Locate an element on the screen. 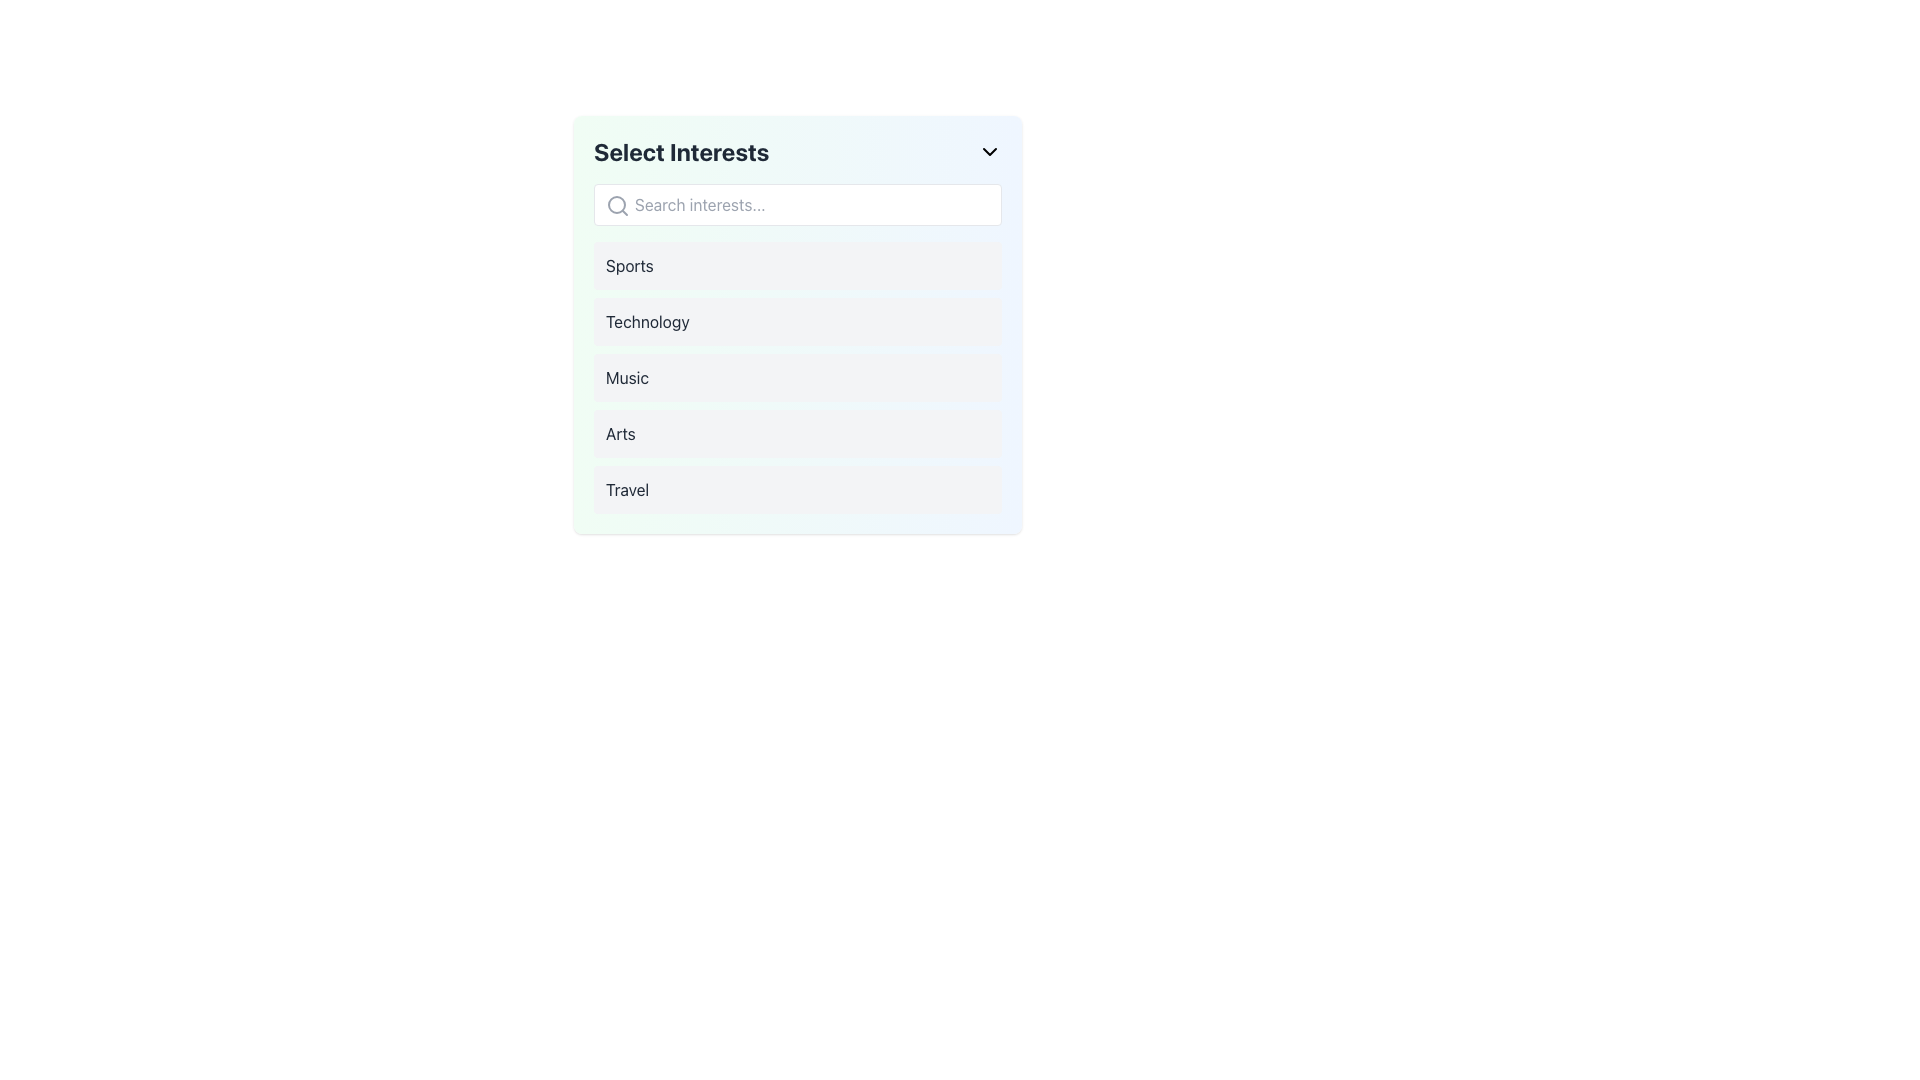 Image resolution: width=1920 pixels, height=1080 pixels. to select the List Item labeled 'Travel', which is the fifth entry in a vertically stacked list of containers with a light gray background that darkens on hover is located at coordinates (796, 489).